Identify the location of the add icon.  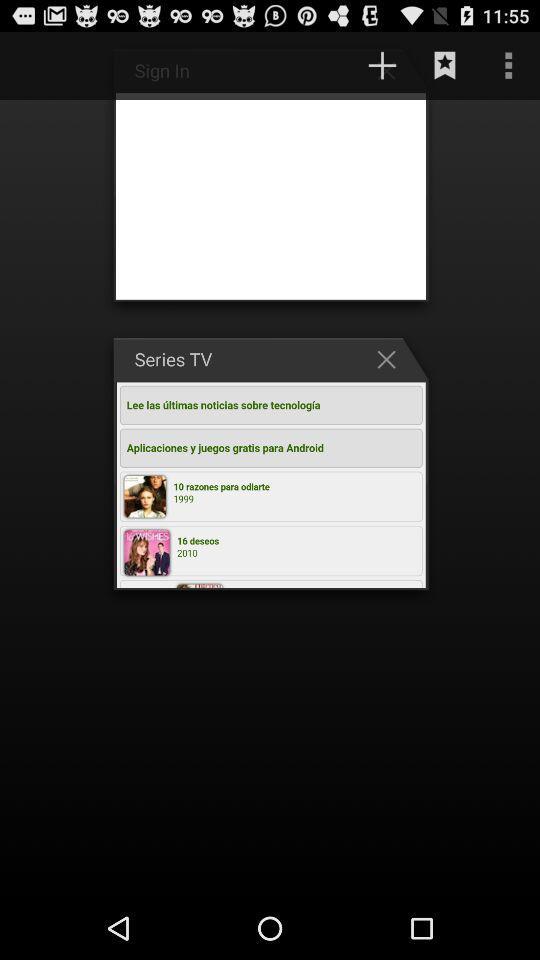
(382, 70).